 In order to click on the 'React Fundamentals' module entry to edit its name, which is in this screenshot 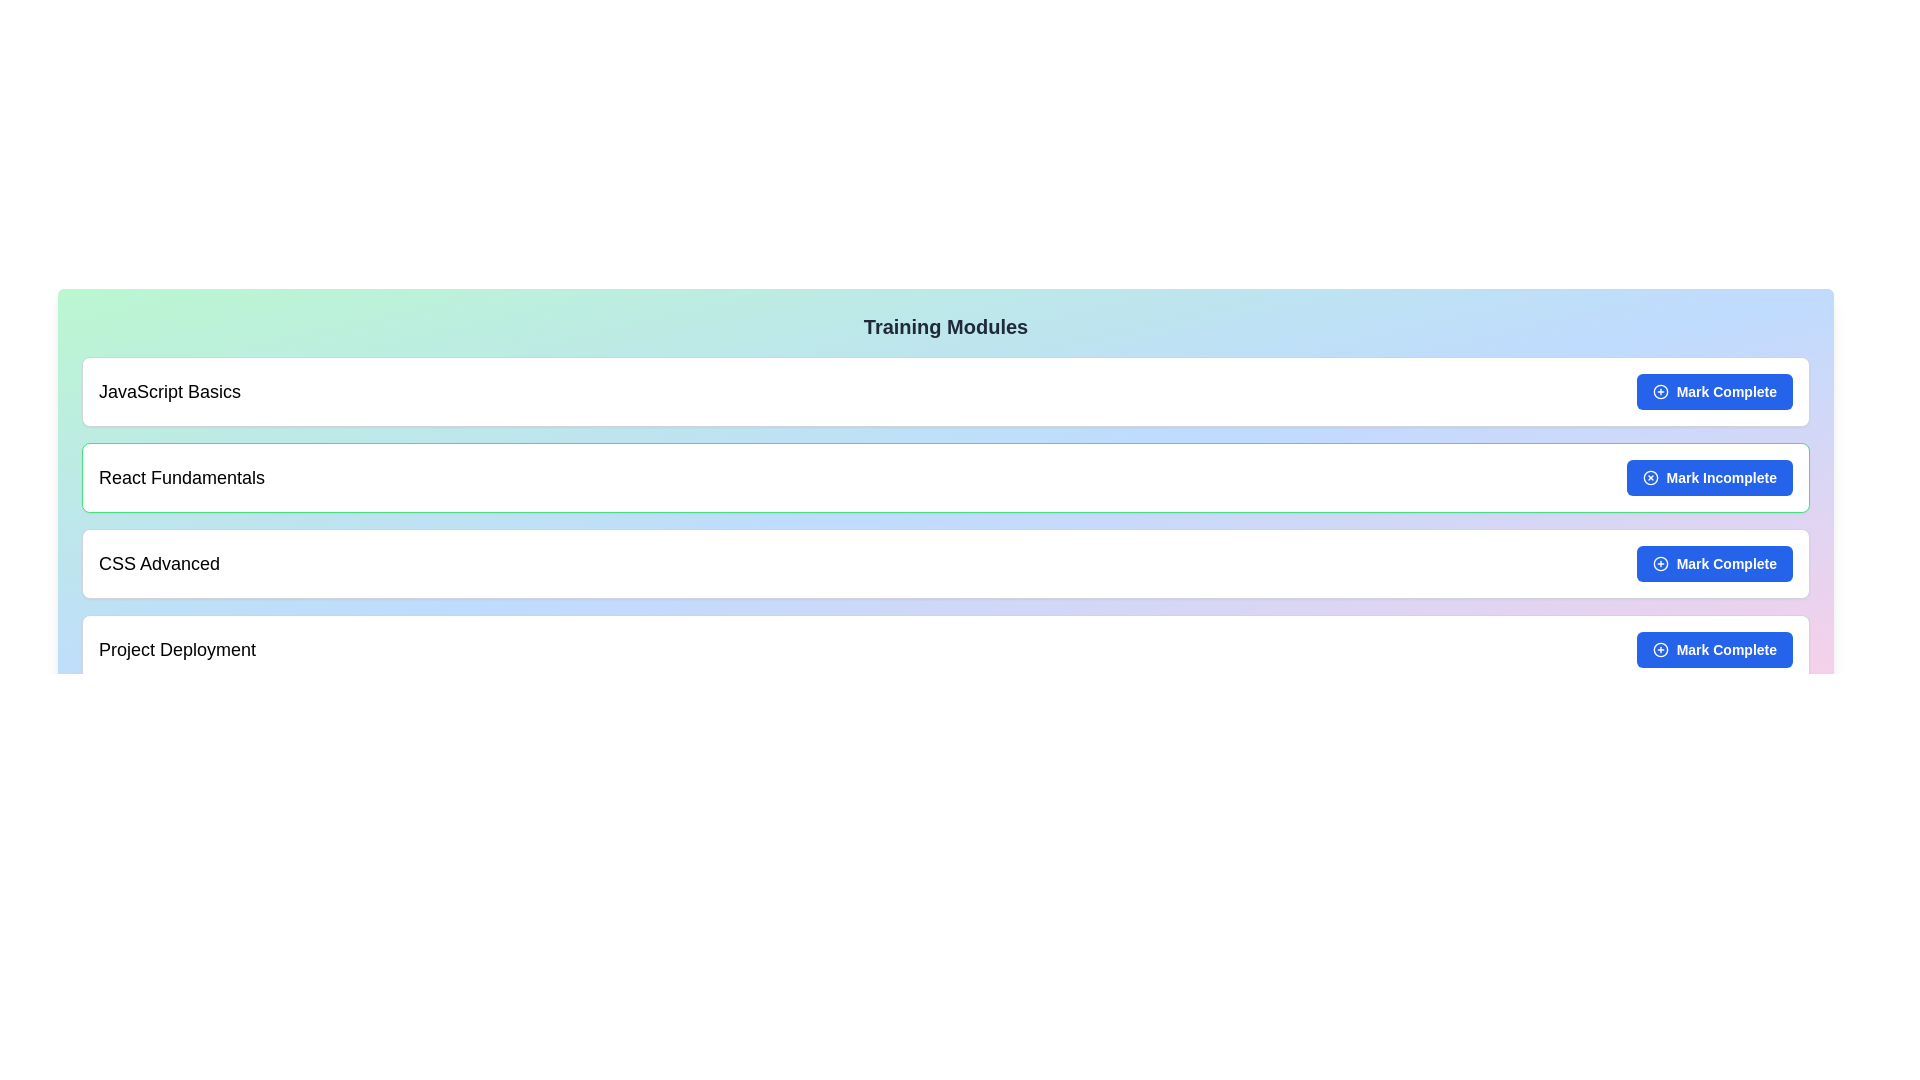, I will do `click(944, 478)`.